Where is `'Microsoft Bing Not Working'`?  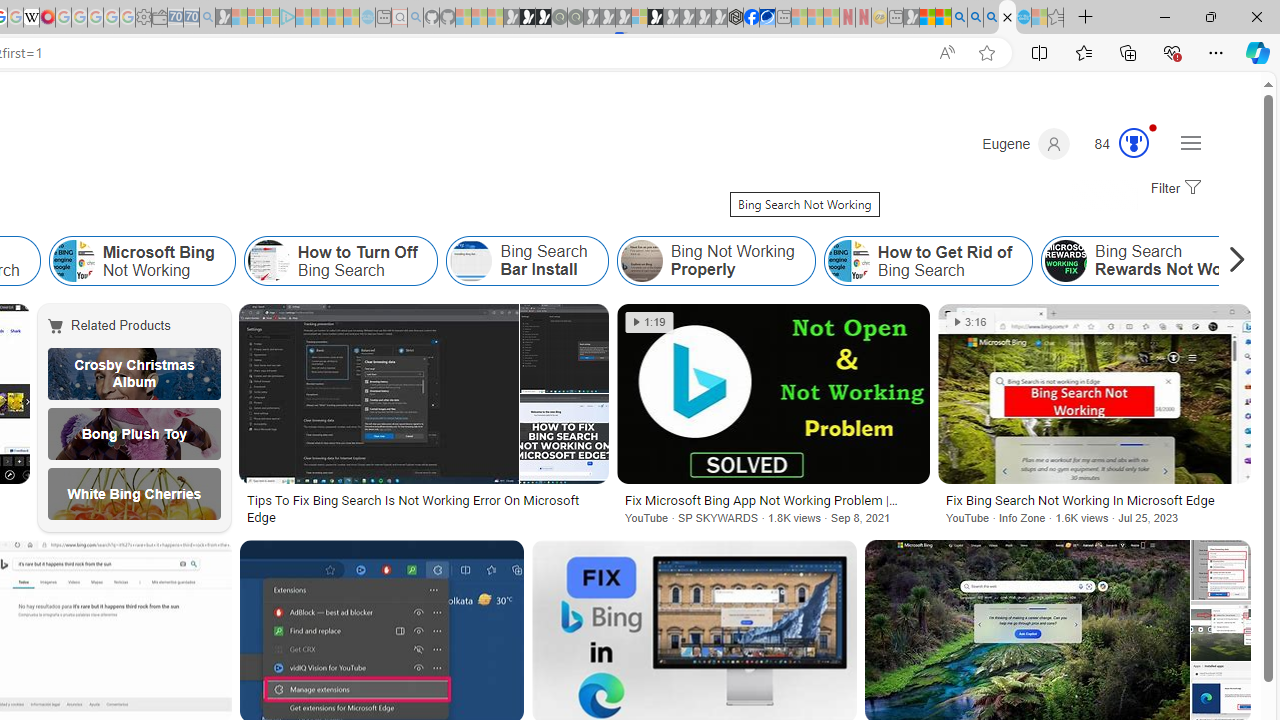
'Microsoft Bing Not Working' is located at coordinates (73, 260).